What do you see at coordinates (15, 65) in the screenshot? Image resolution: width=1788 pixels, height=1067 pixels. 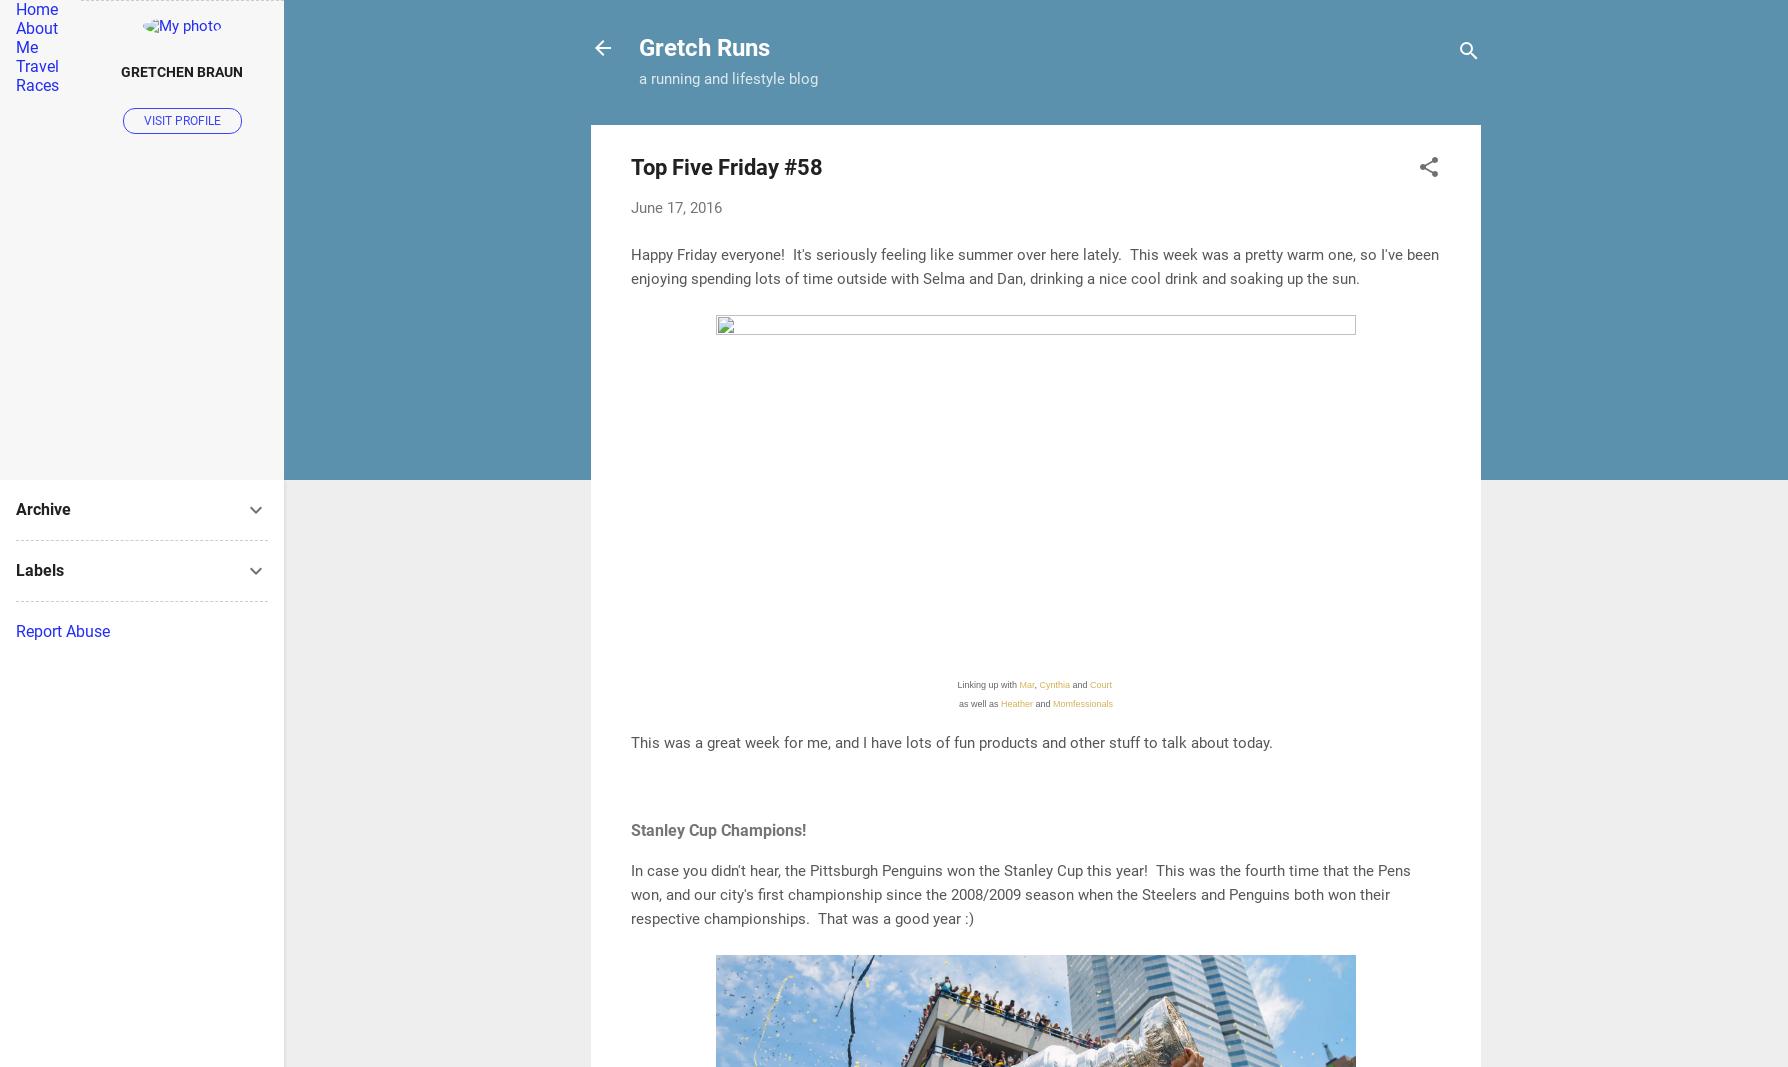 I see `'Travel'` at bounding box center [15, 65].